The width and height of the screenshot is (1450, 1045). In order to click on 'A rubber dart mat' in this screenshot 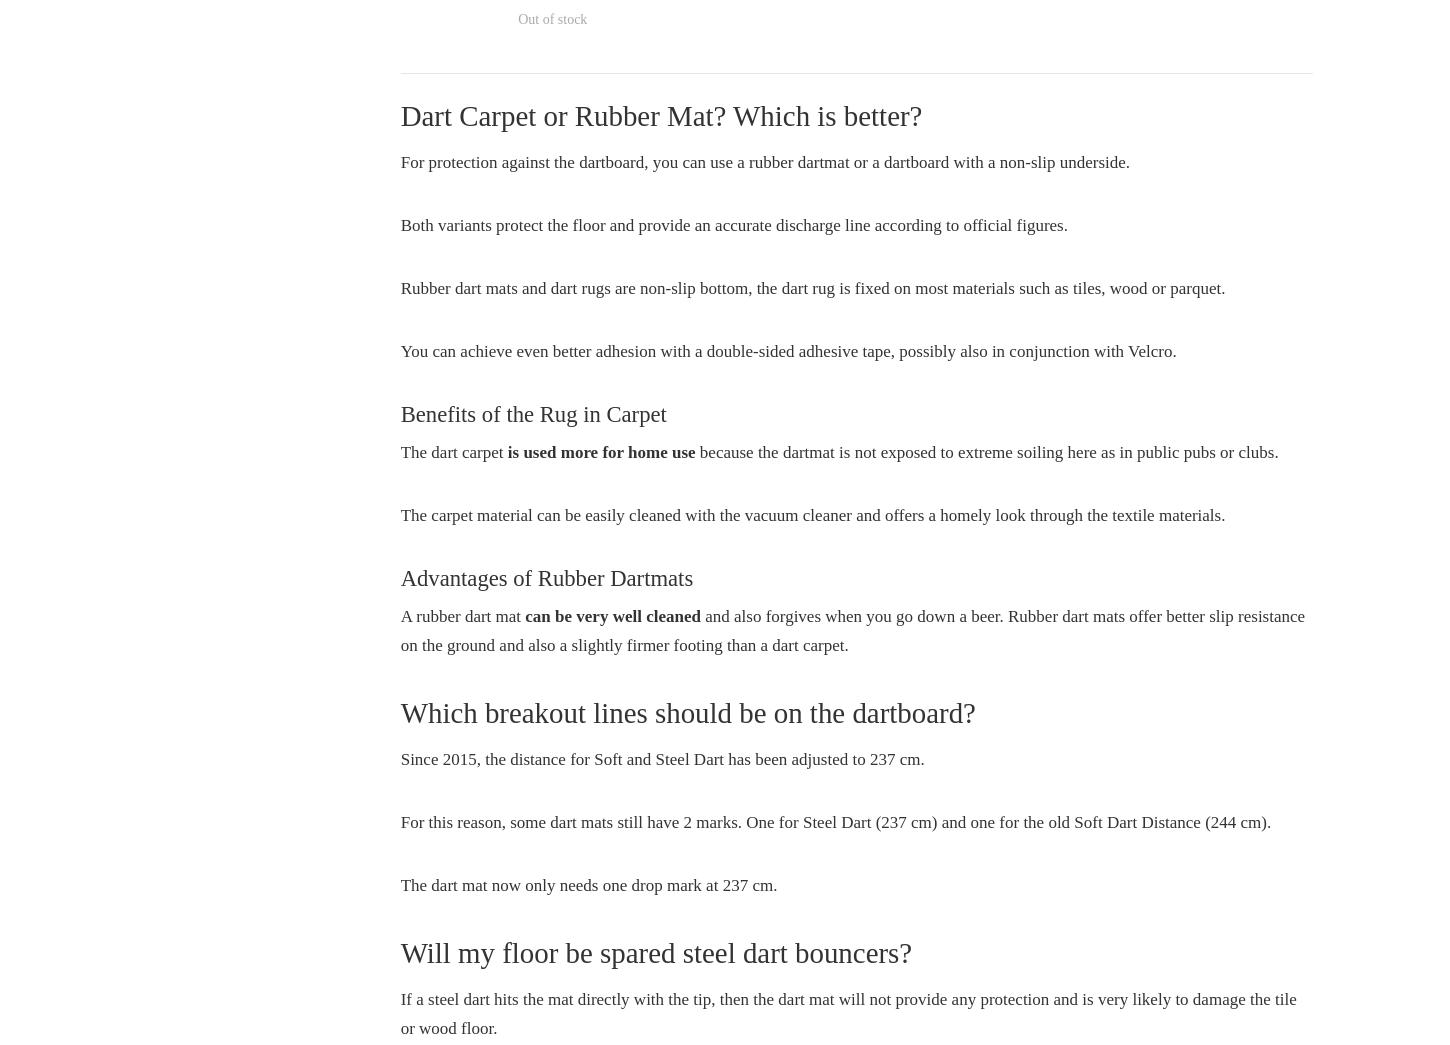, I will do `click(461, 615)`.